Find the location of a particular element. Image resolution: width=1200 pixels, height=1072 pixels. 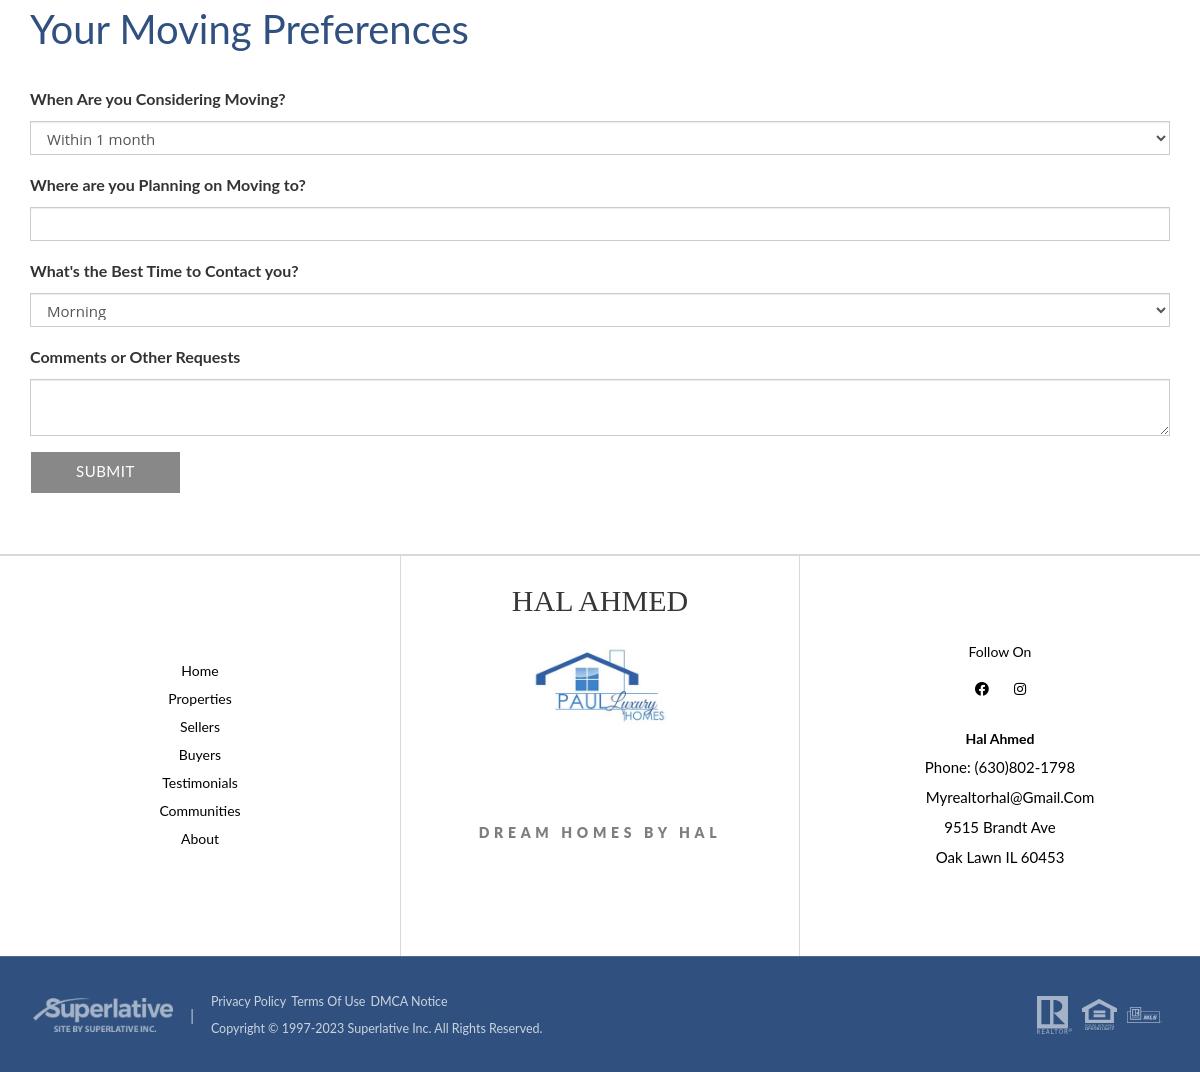

'When Are you Considering Moving?' is located at coordinates (156, 100).